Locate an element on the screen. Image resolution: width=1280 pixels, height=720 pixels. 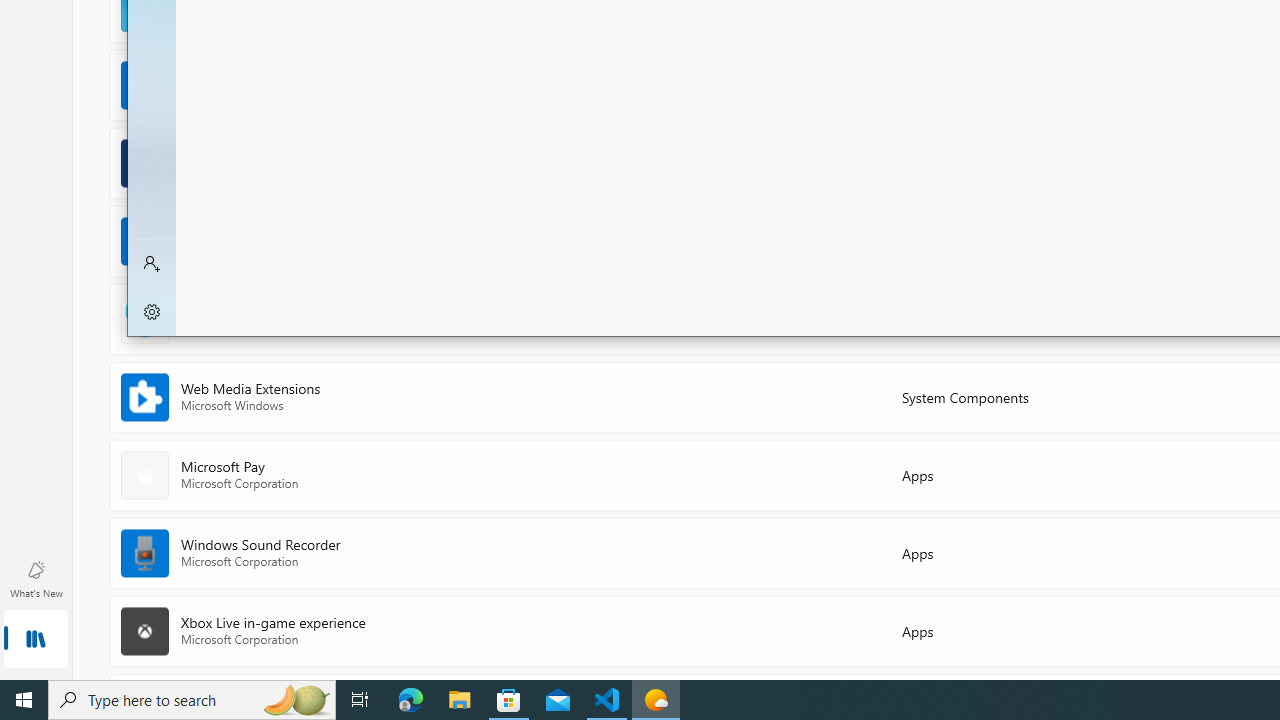
'Library' is located at coordinates (35, 640).